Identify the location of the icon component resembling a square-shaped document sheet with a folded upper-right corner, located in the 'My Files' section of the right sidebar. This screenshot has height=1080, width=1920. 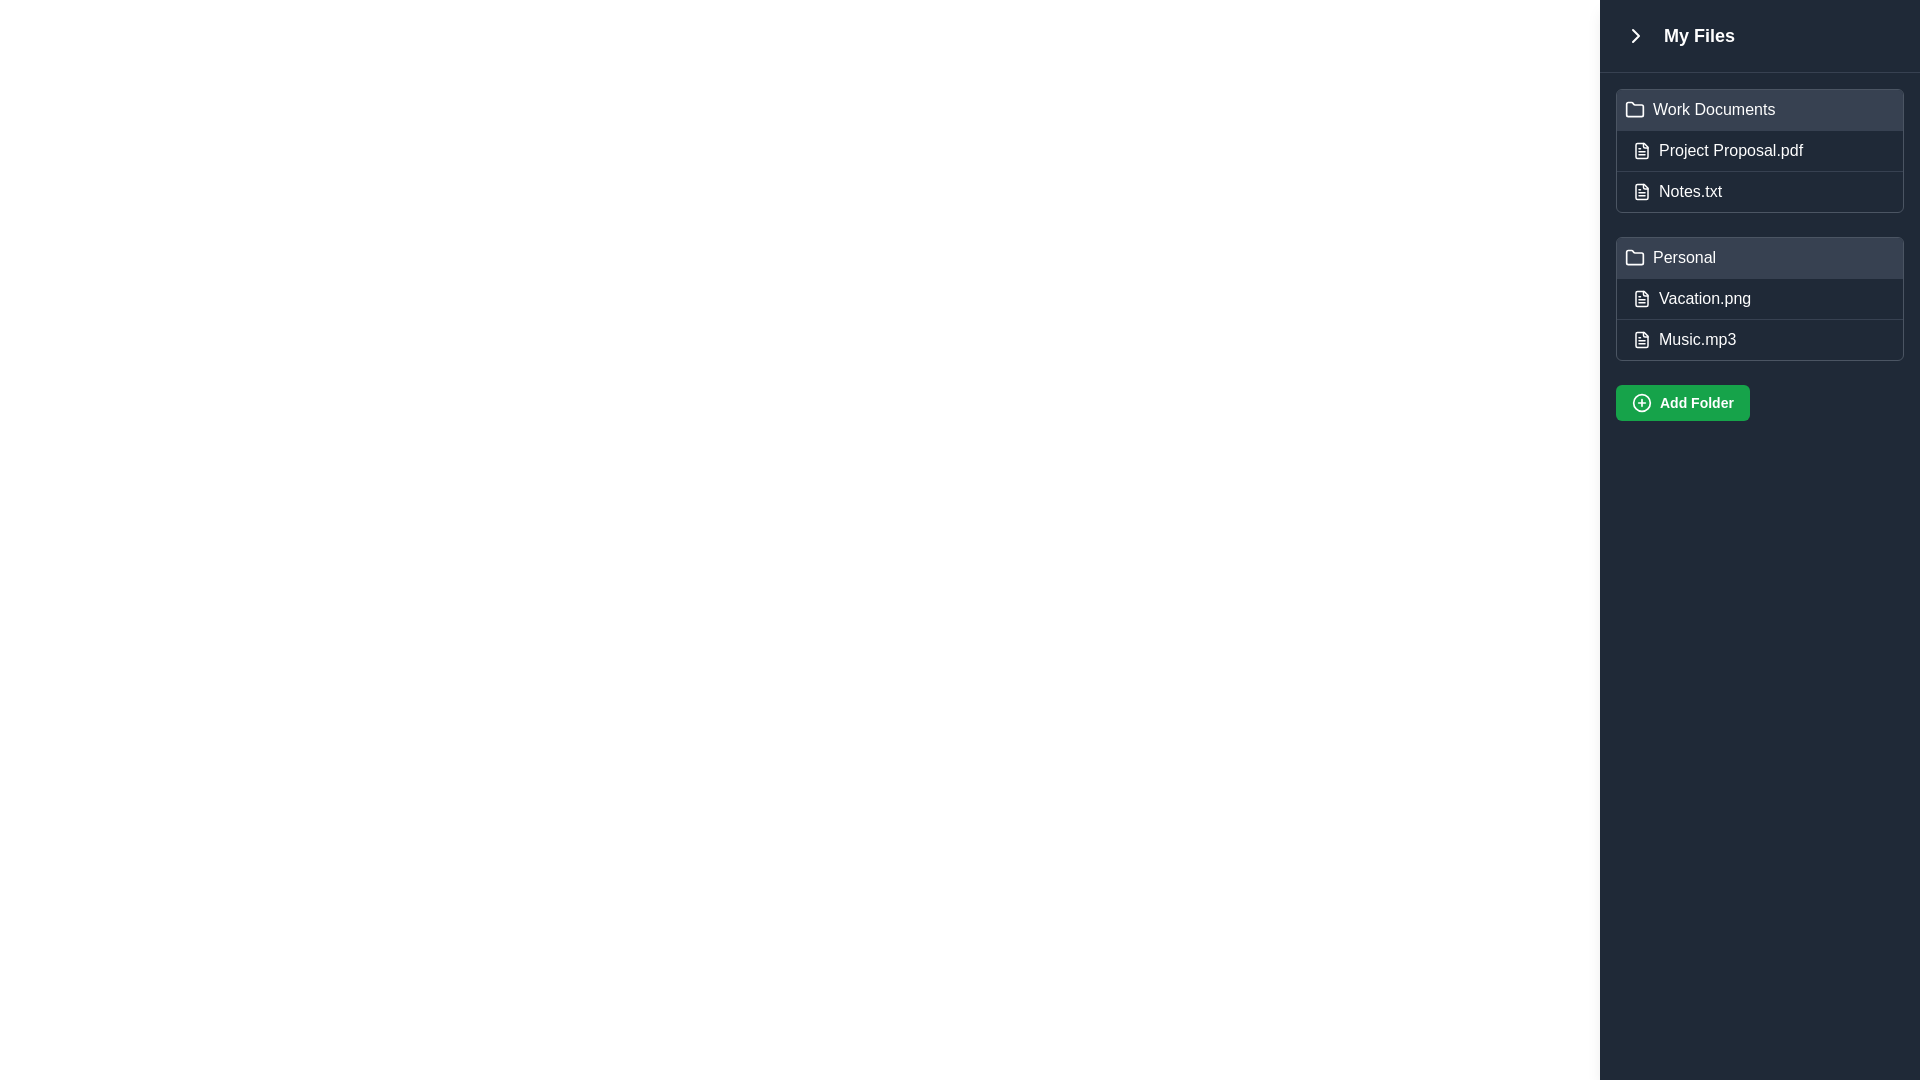
(1641, 149).